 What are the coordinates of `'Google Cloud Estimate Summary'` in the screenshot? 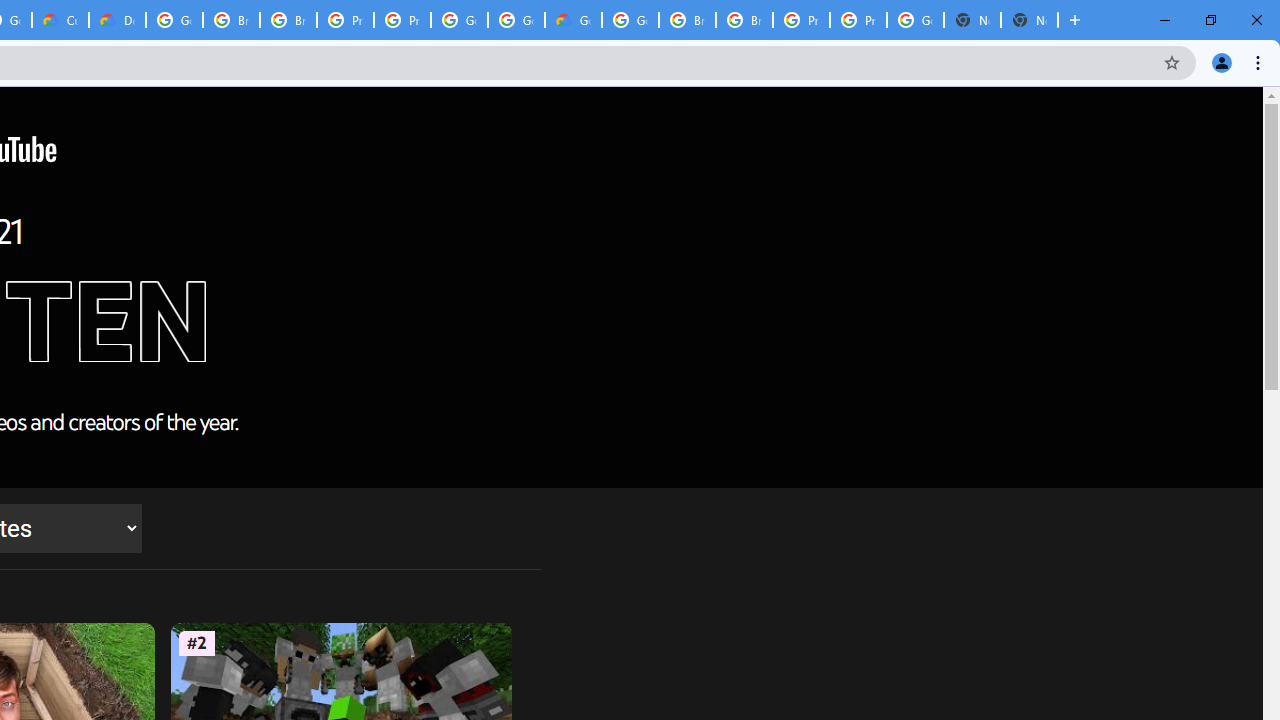 It's located at (572, 20).